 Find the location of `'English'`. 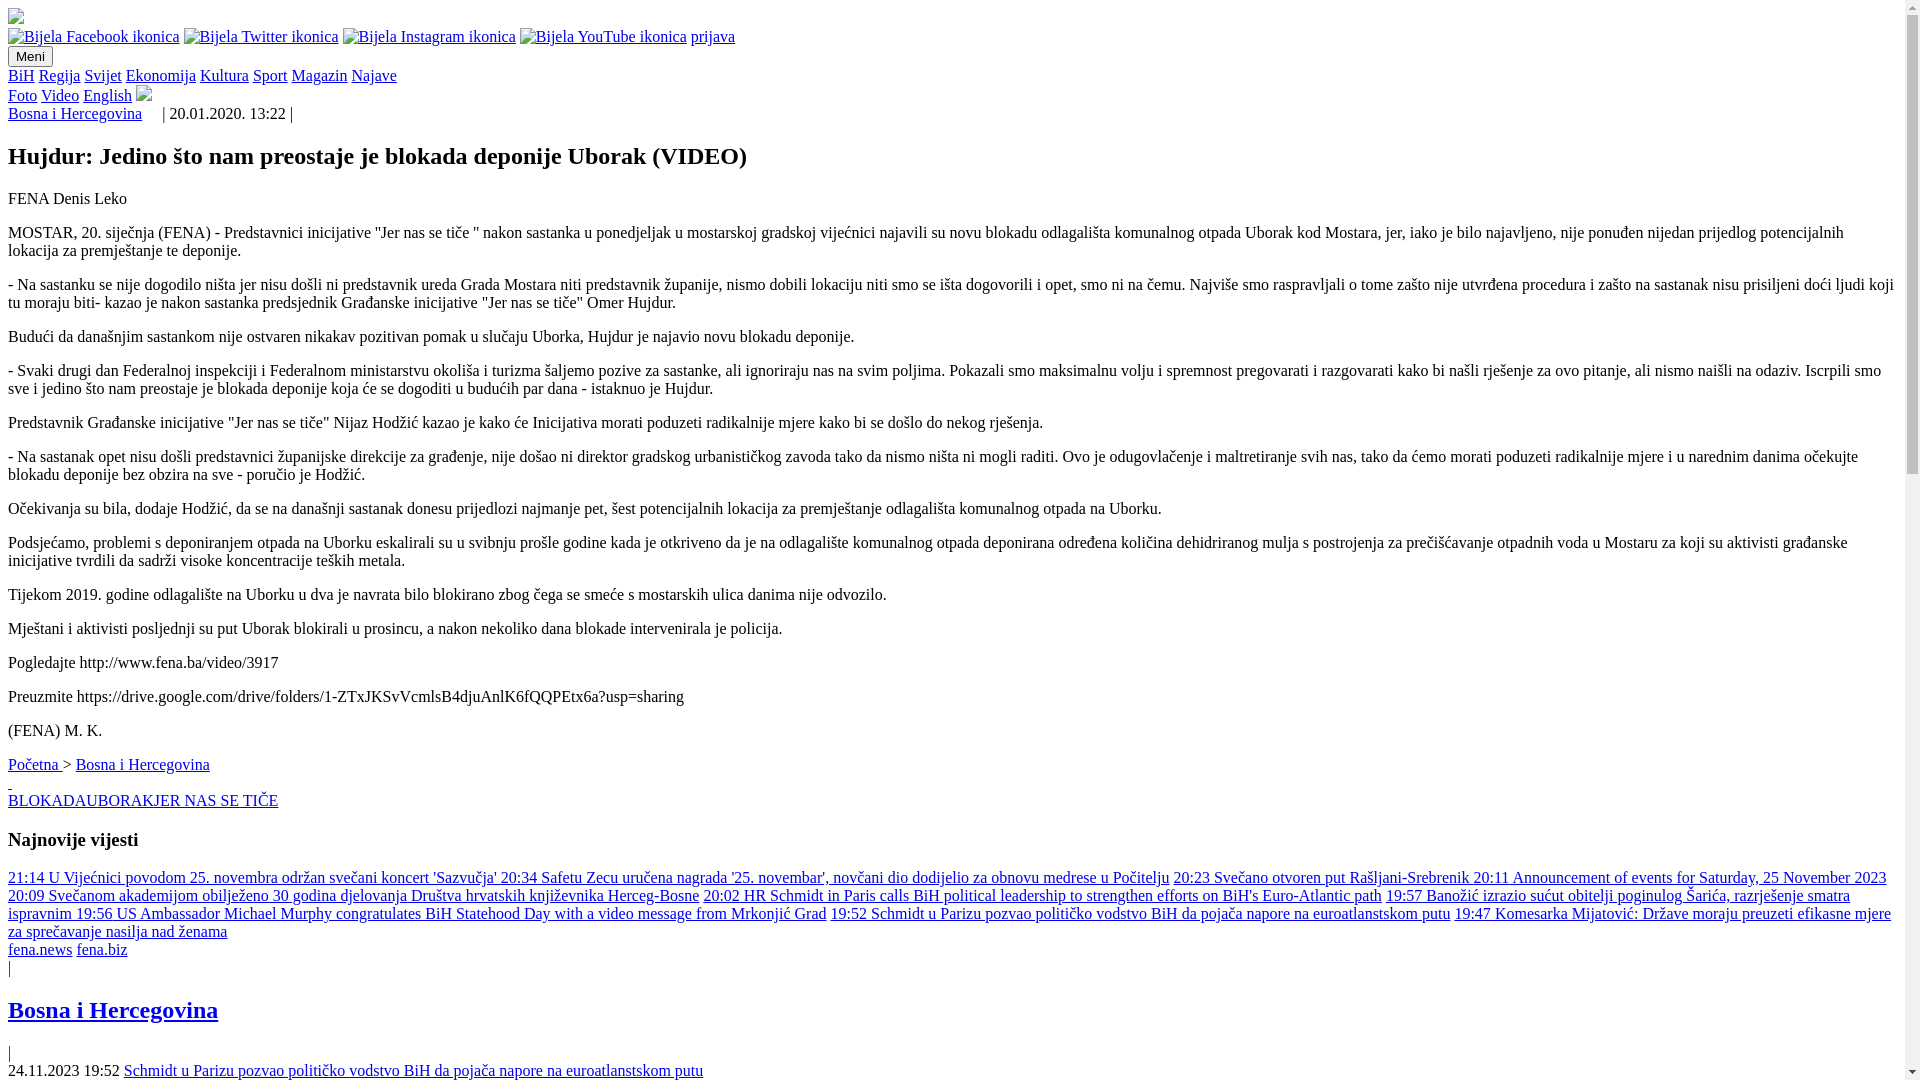

'English' is located at coordinates (106, 95).